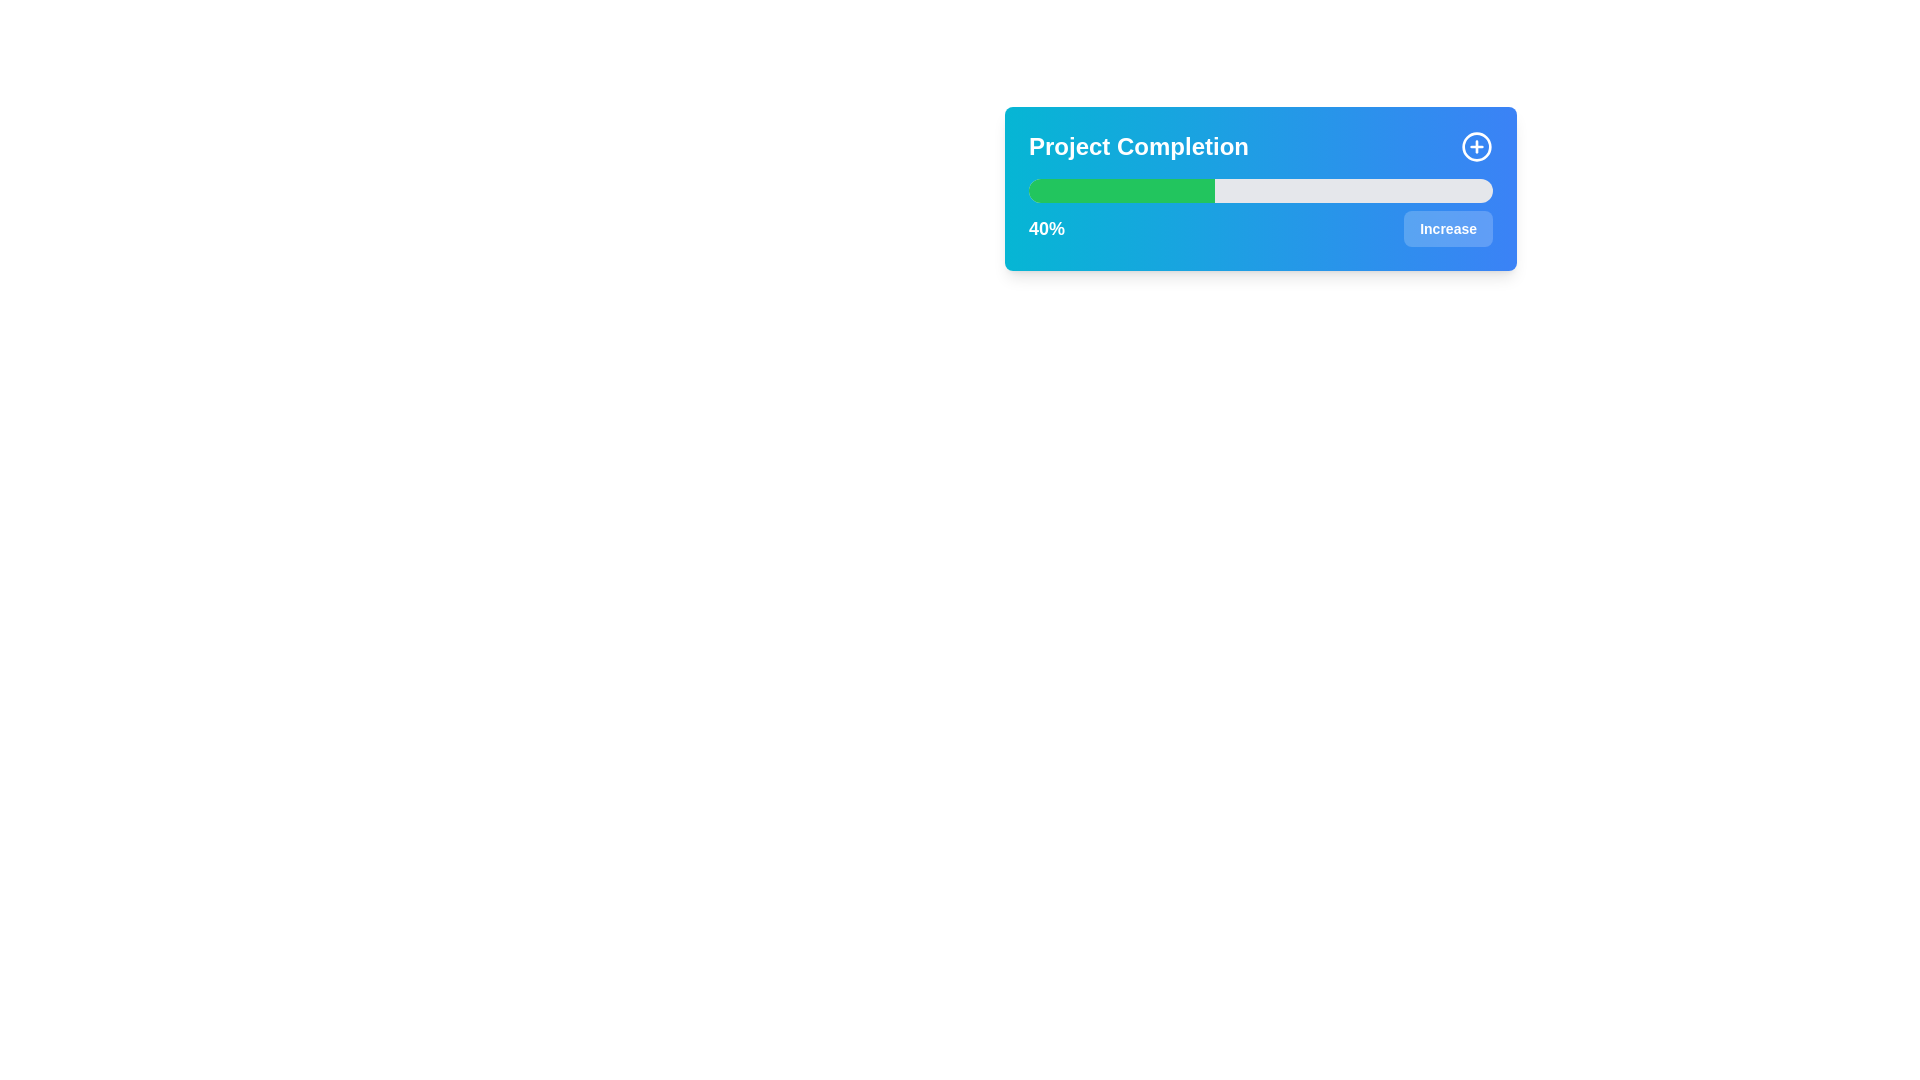 This screenshot has width=1920, height=1080. What do you see at coordinates (1477, 145) in the screenshot?
I see `the 'plus' icon located inside a button in the top-right section of the widget` at bounding box center [1477, 145].